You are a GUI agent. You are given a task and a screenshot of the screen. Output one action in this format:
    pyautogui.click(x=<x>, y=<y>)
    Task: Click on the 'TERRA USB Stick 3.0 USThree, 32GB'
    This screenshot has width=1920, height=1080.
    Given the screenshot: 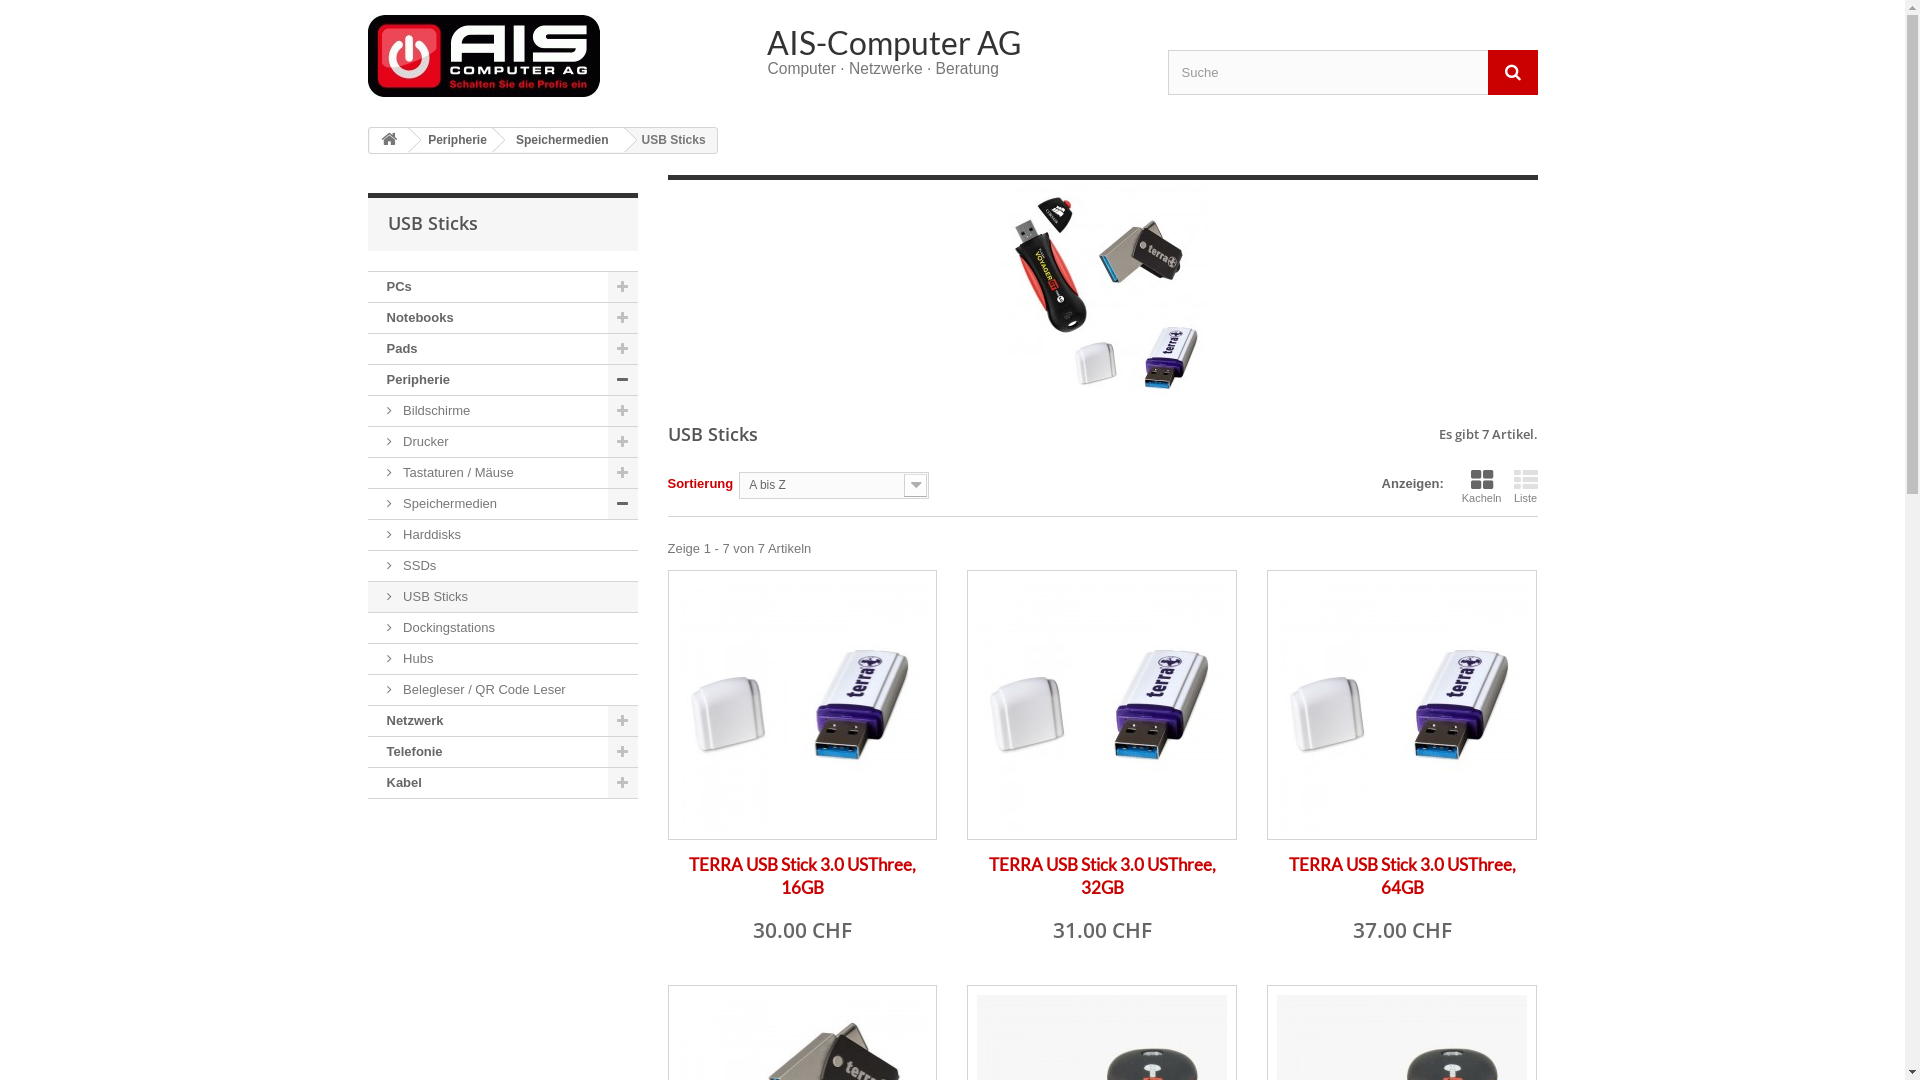 What is the action you would take?
    pyautogui.click(x=1101, y=704)
    